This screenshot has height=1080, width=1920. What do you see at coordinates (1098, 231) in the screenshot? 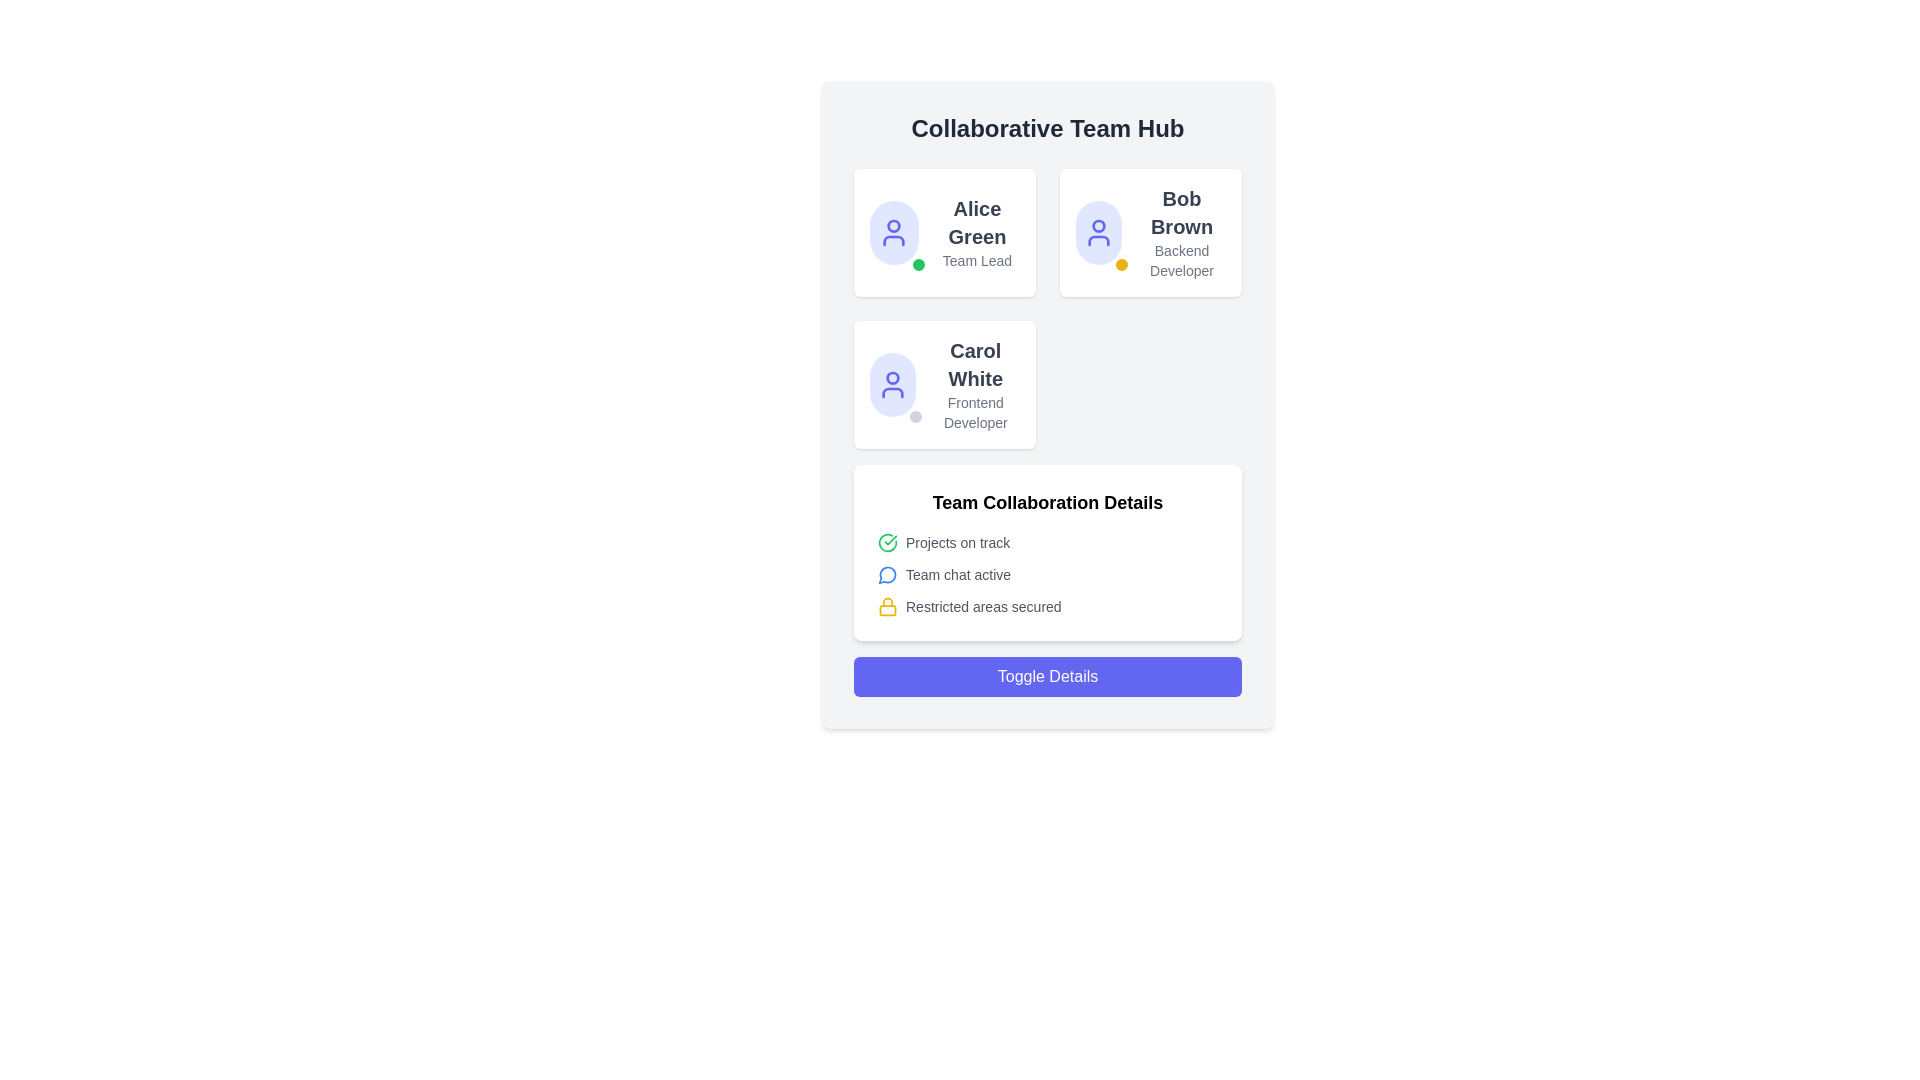
I see `the Avatar Icon of 'Bob Brown' to identify the user associated with it` at bounding box center [1098, 231].